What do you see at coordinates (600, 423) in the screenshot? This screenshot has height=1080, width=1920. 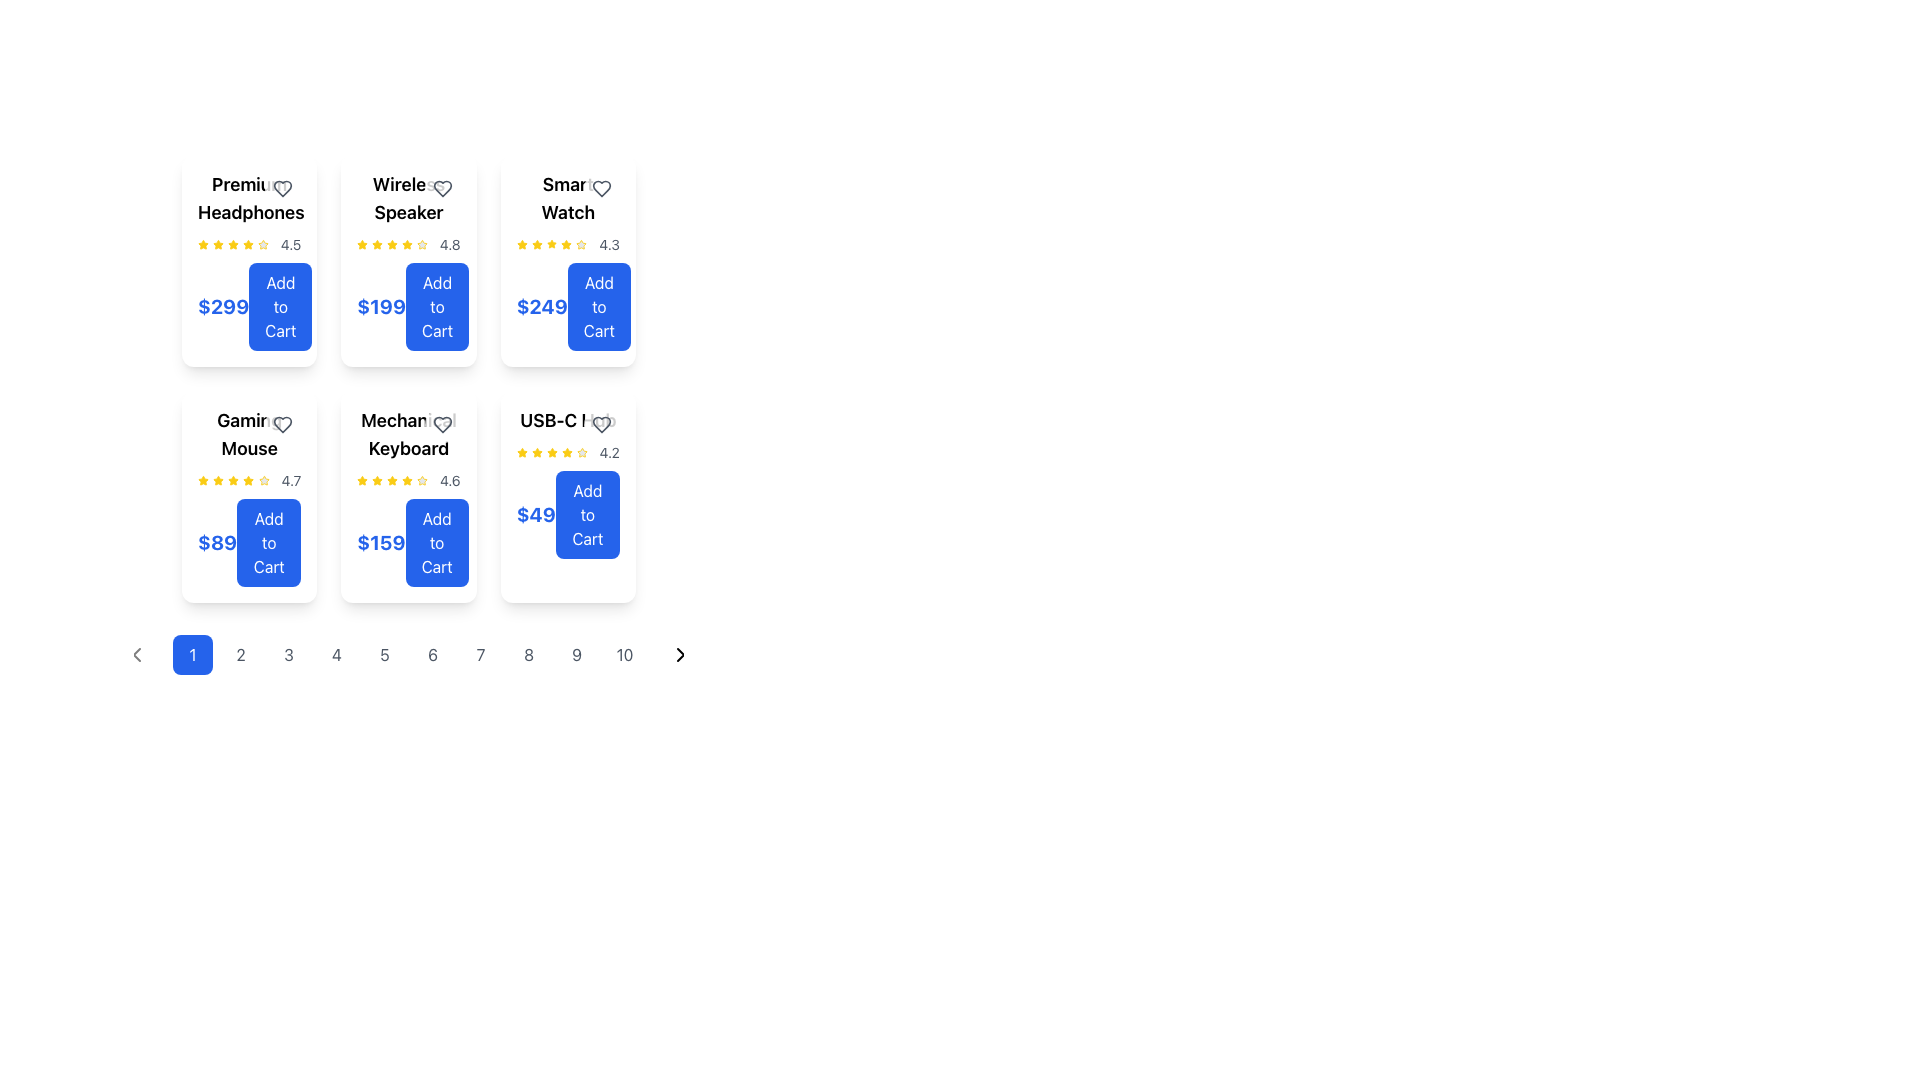 I see `the heart icon button at the top-right corner of the 'USB-C' product card to mark the product as favorite` at bounding box center [600, 423].